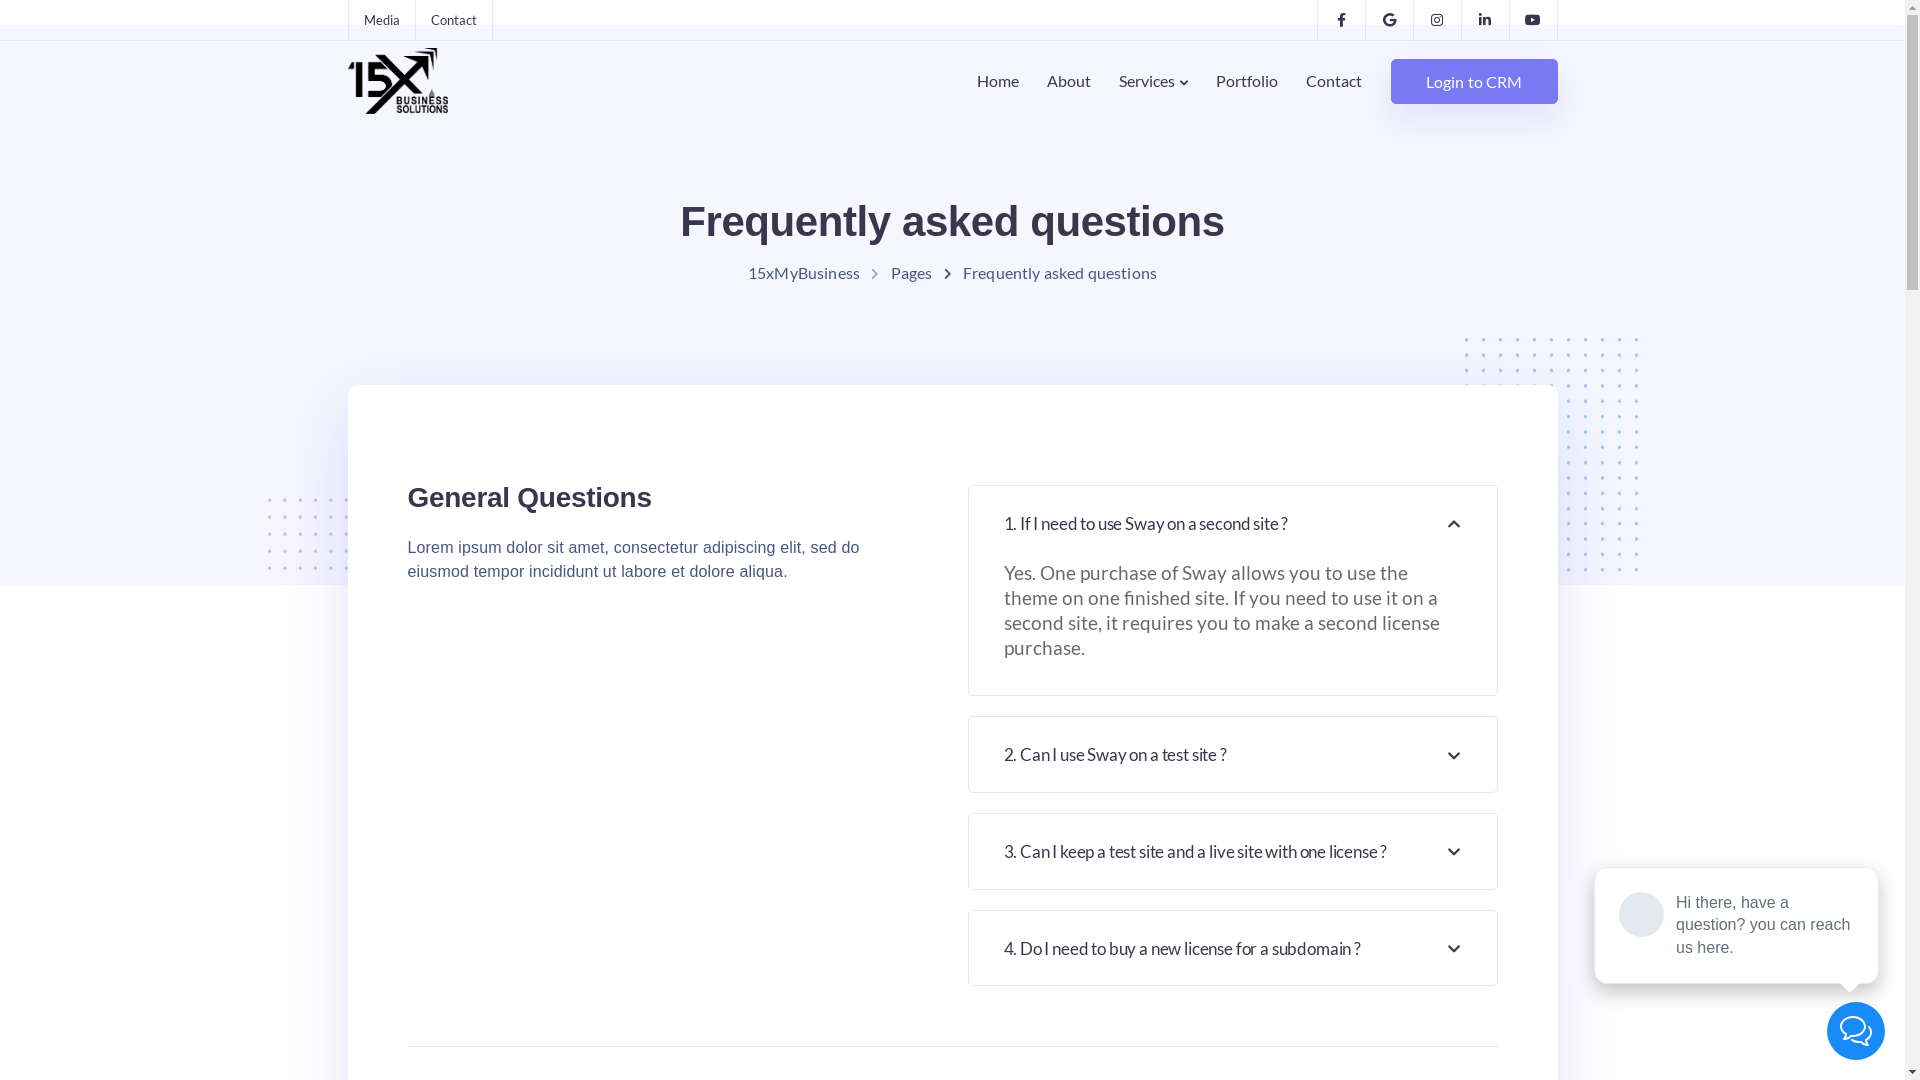  I want to click on 'IT Services', so click(641, 694).